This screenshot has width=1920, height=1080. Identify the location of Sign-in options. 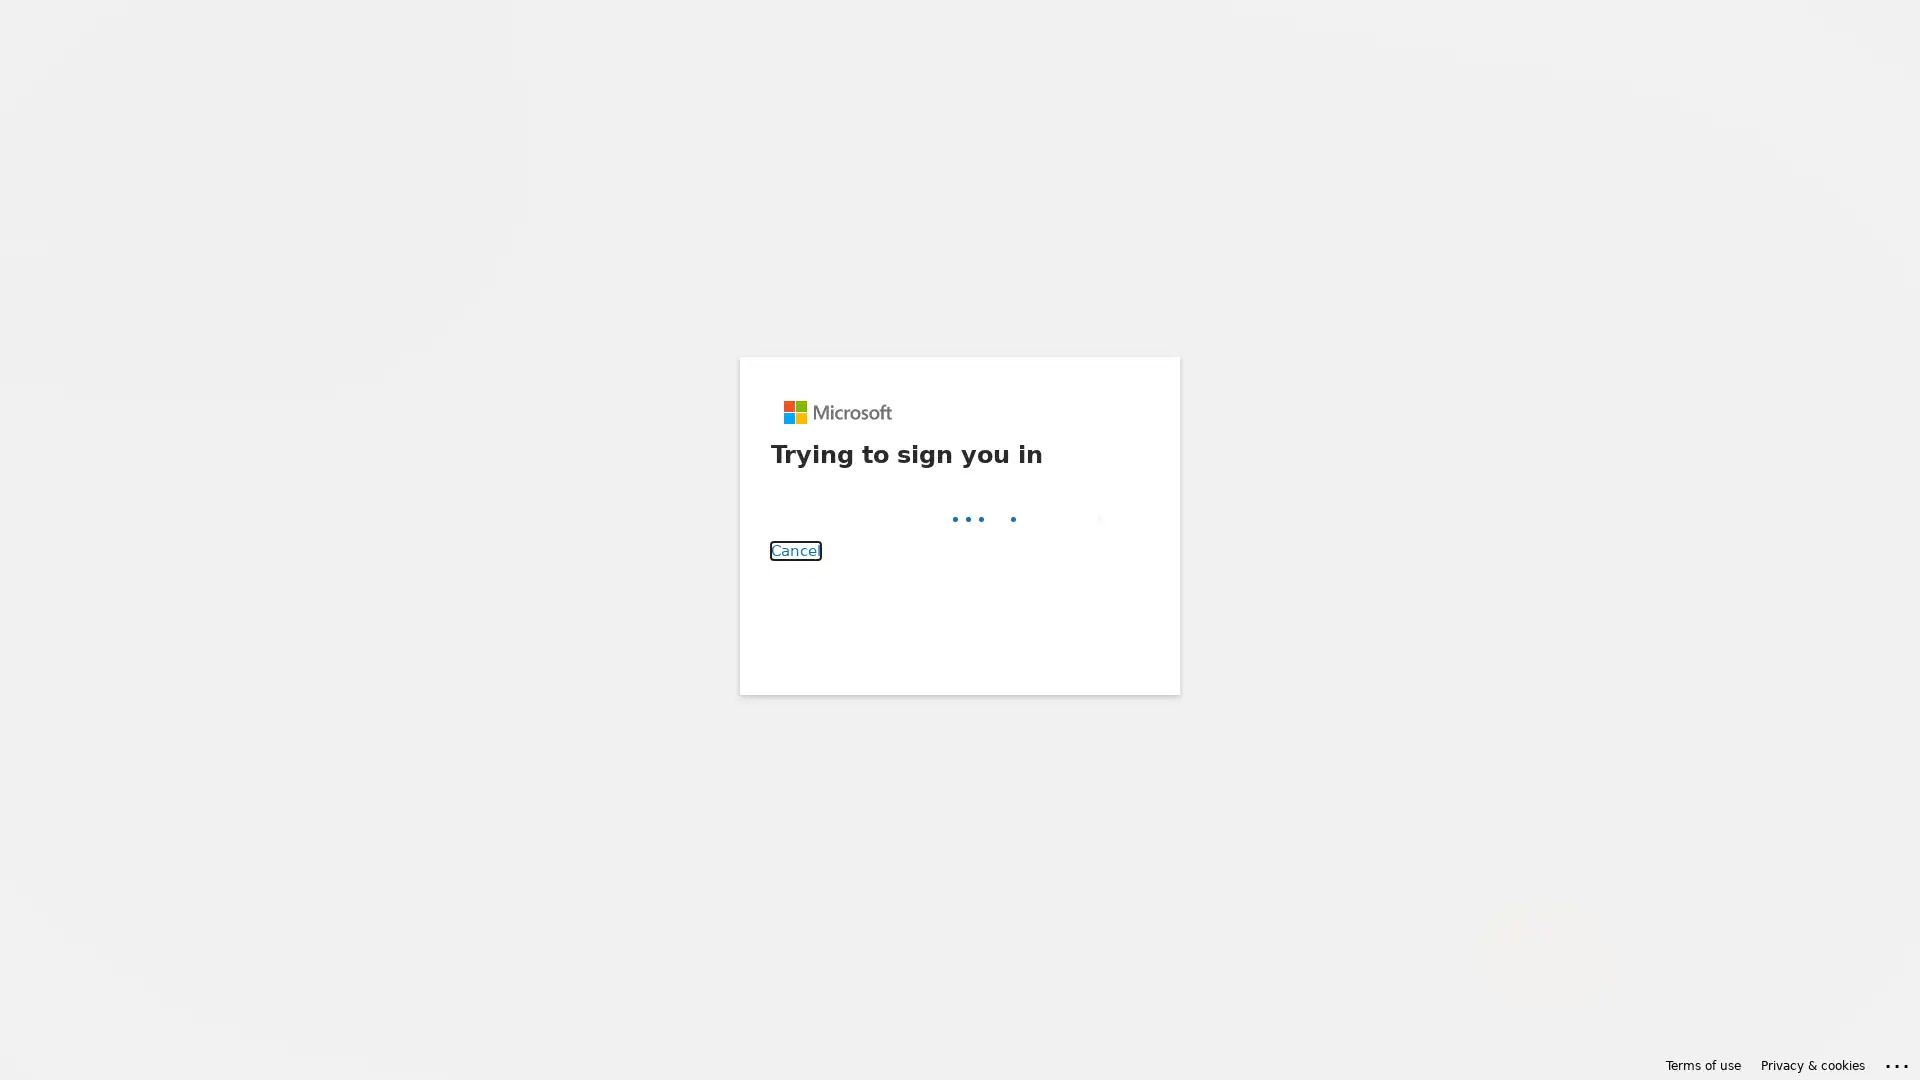
(960, 704).